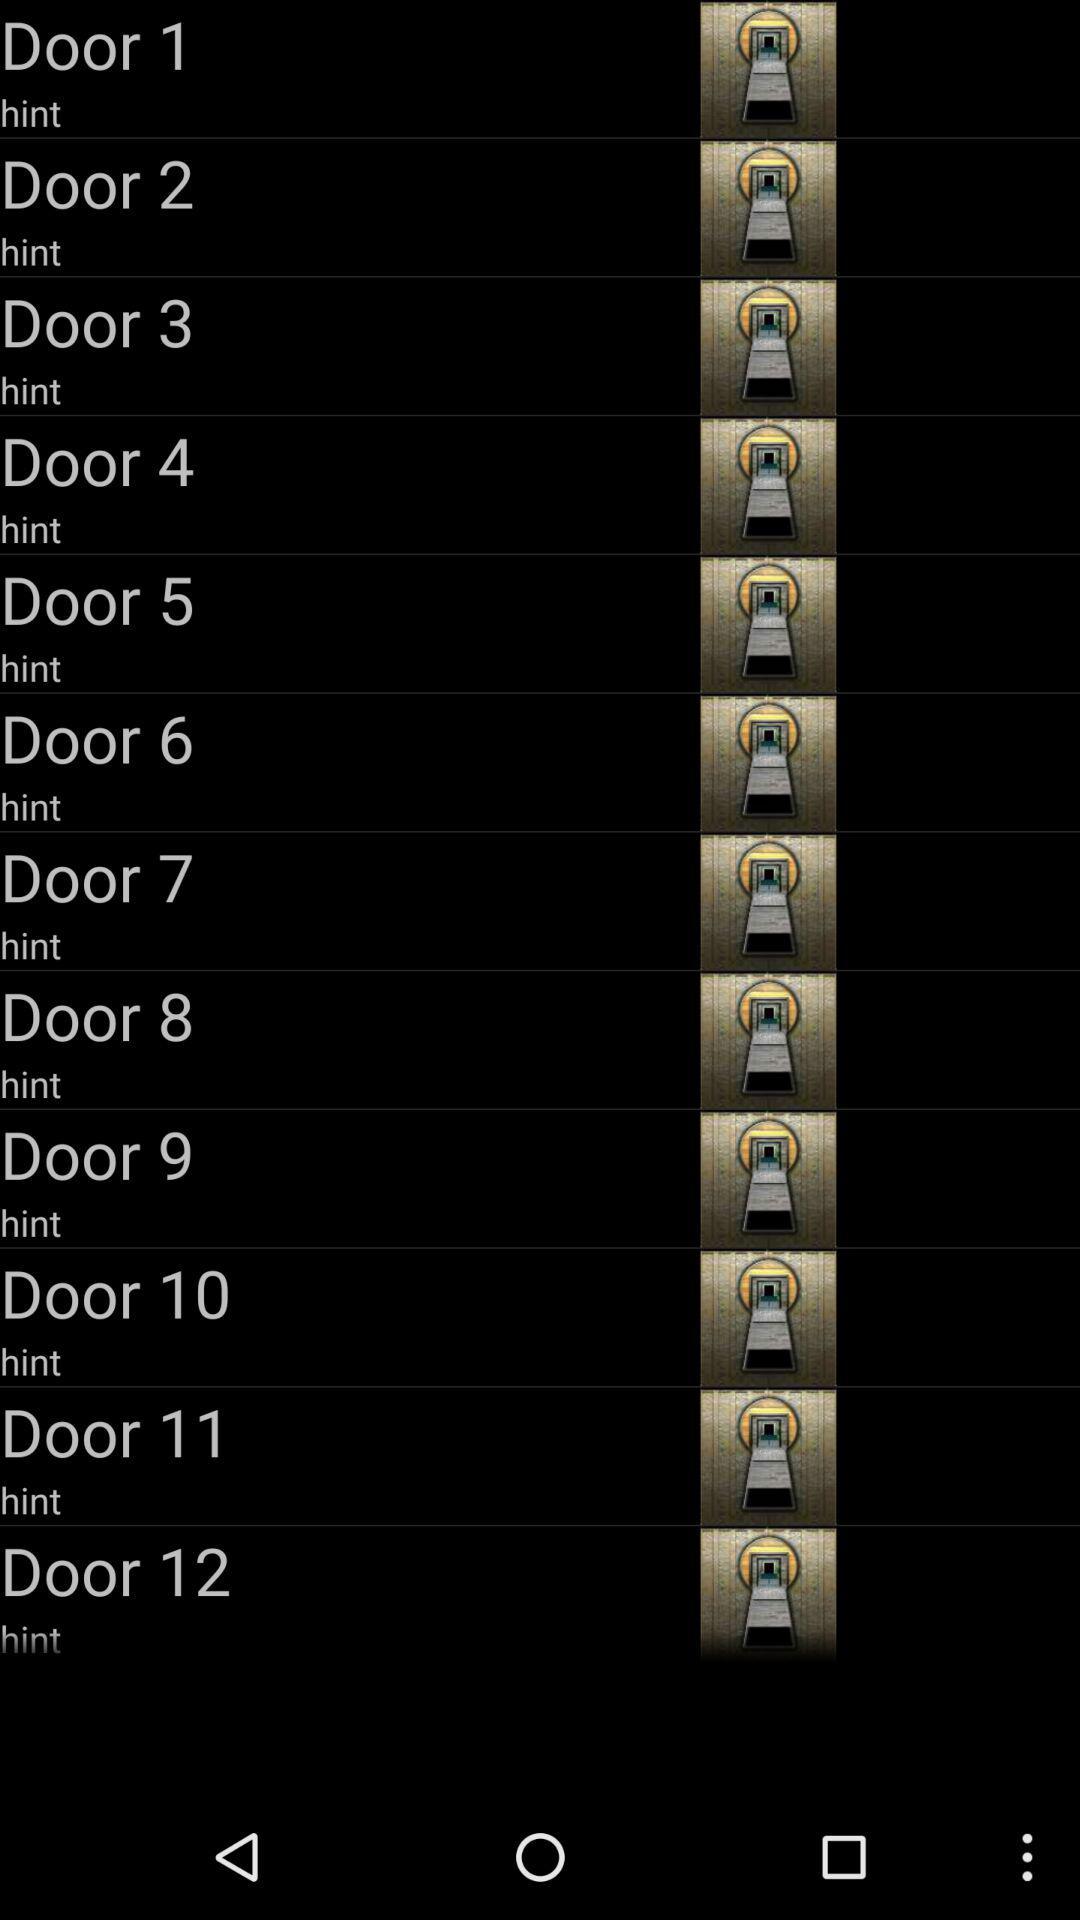 The image size is (1080, 1920). Describe the element at coordinates (346, 736) in the screenshot. I see `the door 6 icon` at that location.